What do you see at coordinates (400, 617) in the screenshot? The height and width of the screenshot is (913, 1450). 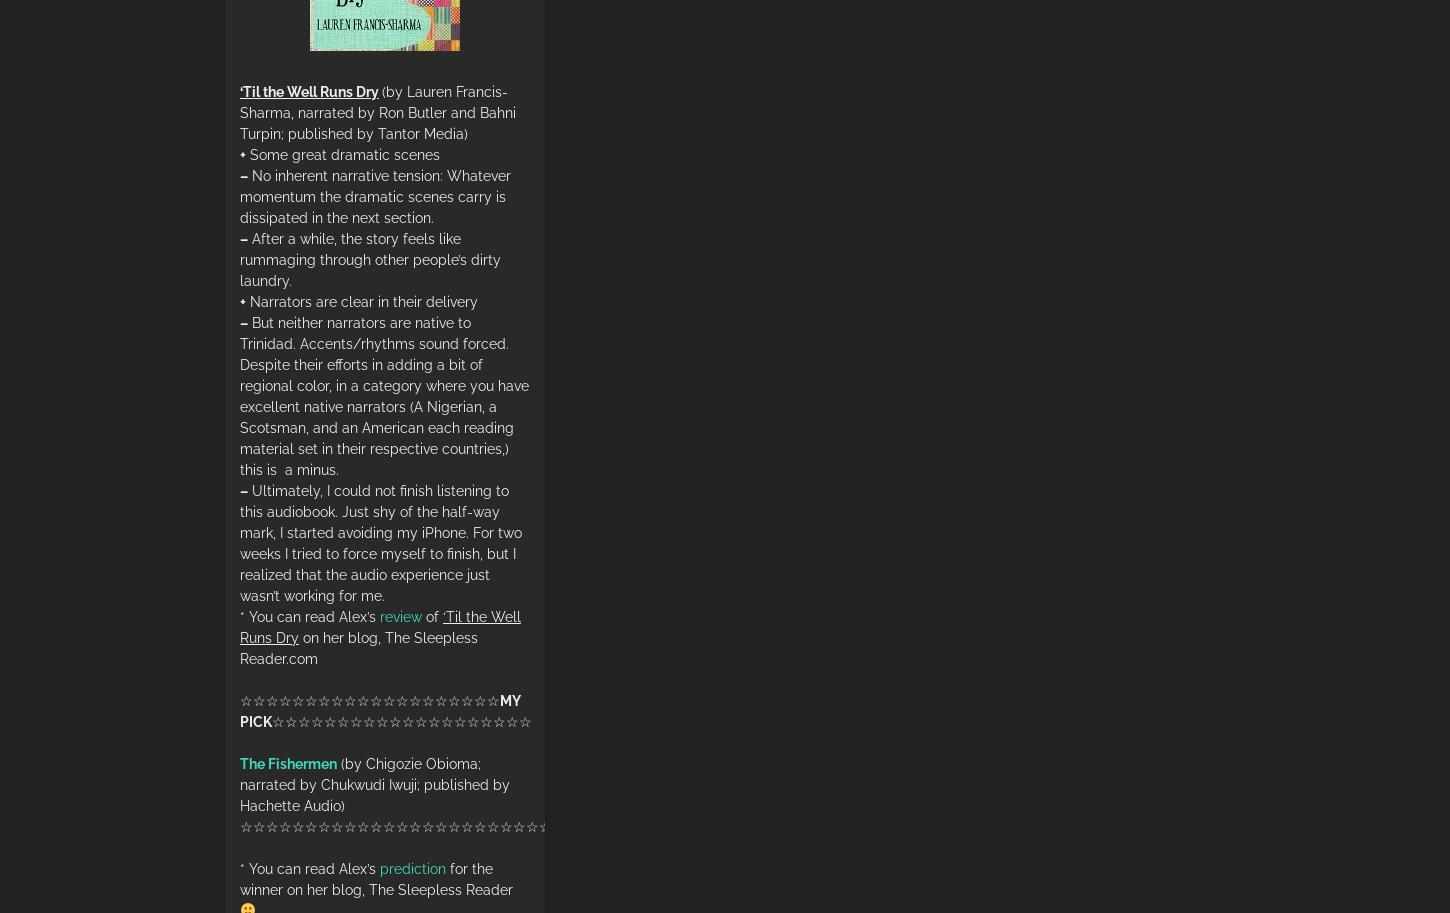 I see `'review'` at bounding box center [400, 617].